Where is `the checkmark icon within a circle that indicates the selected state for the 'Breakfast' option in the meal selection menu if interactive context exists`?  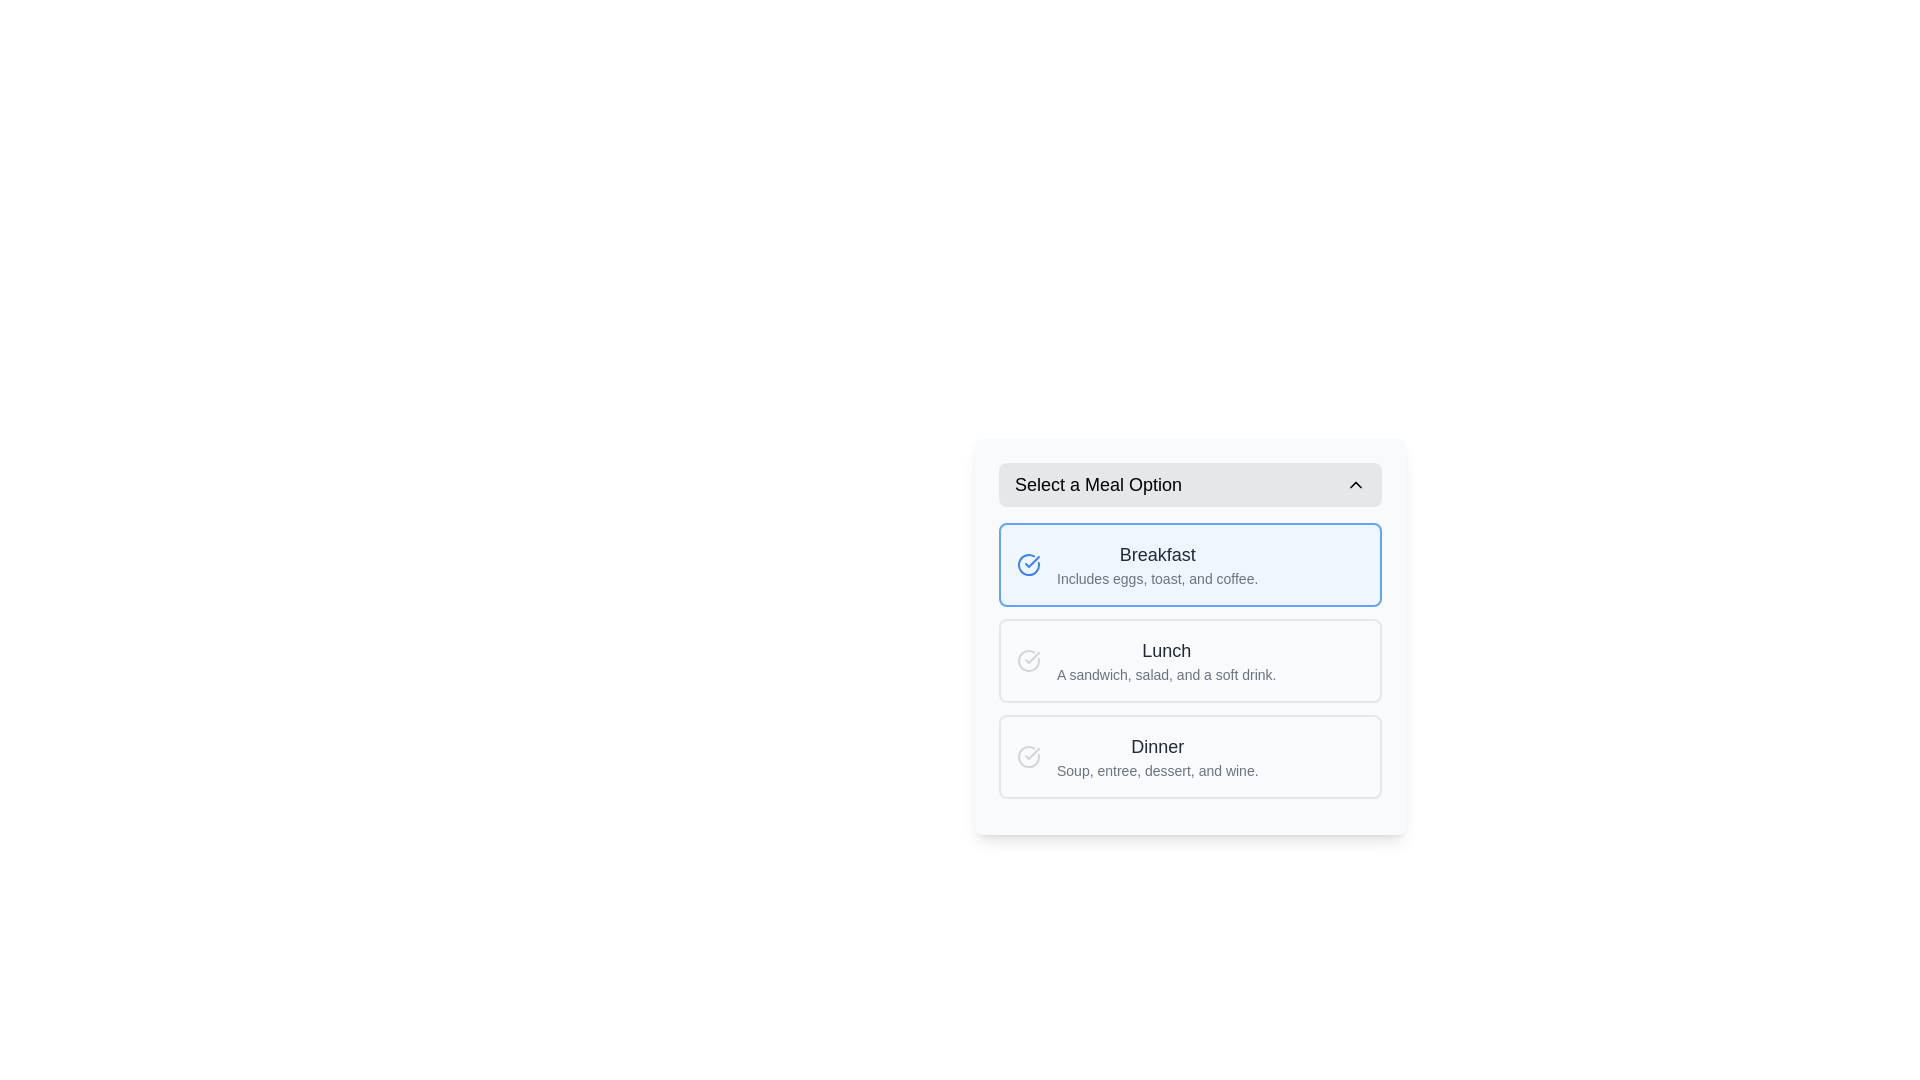
the checkmark icon within a circle that indicates the selected state for the 'Breakfast' option in the meal selection menu if interactive context exists is located at coordinates (1032, 562).